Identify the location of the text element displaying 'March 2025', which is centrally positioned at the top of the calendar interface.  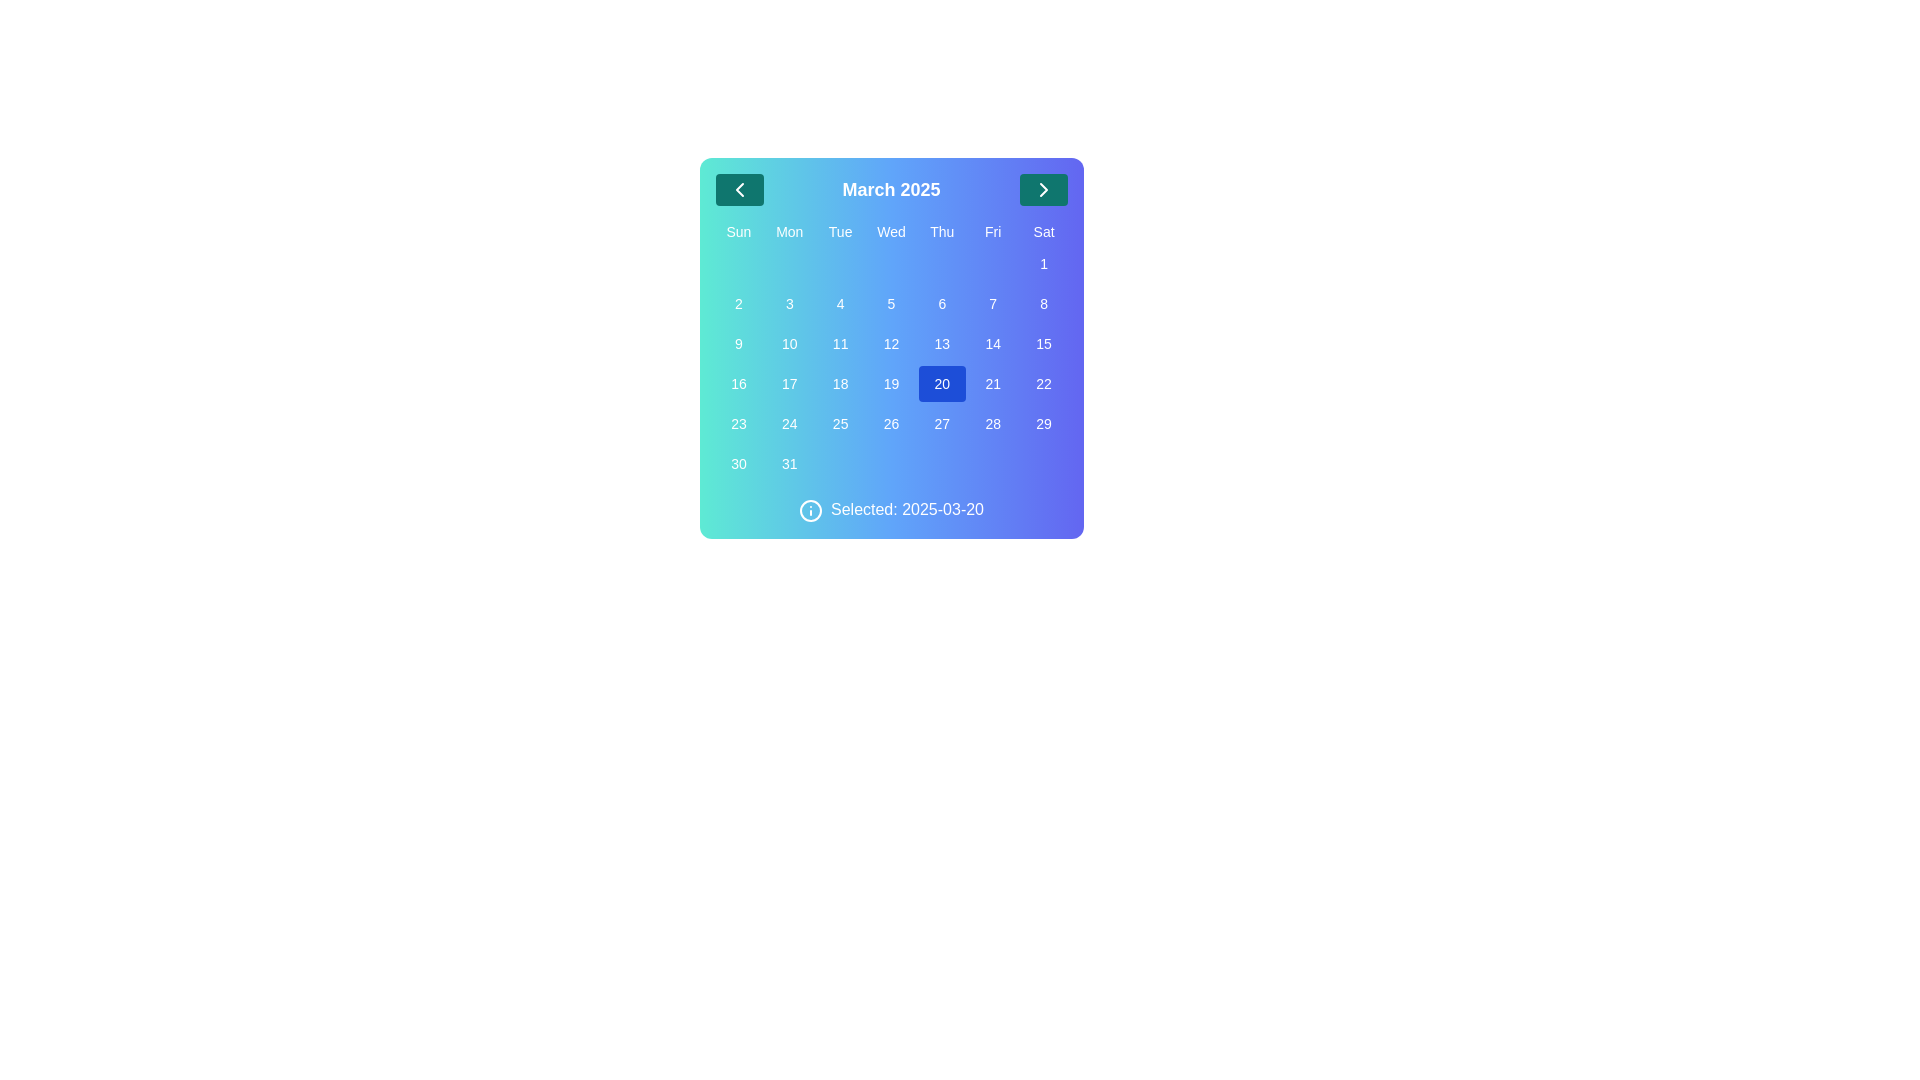
(890, 189).